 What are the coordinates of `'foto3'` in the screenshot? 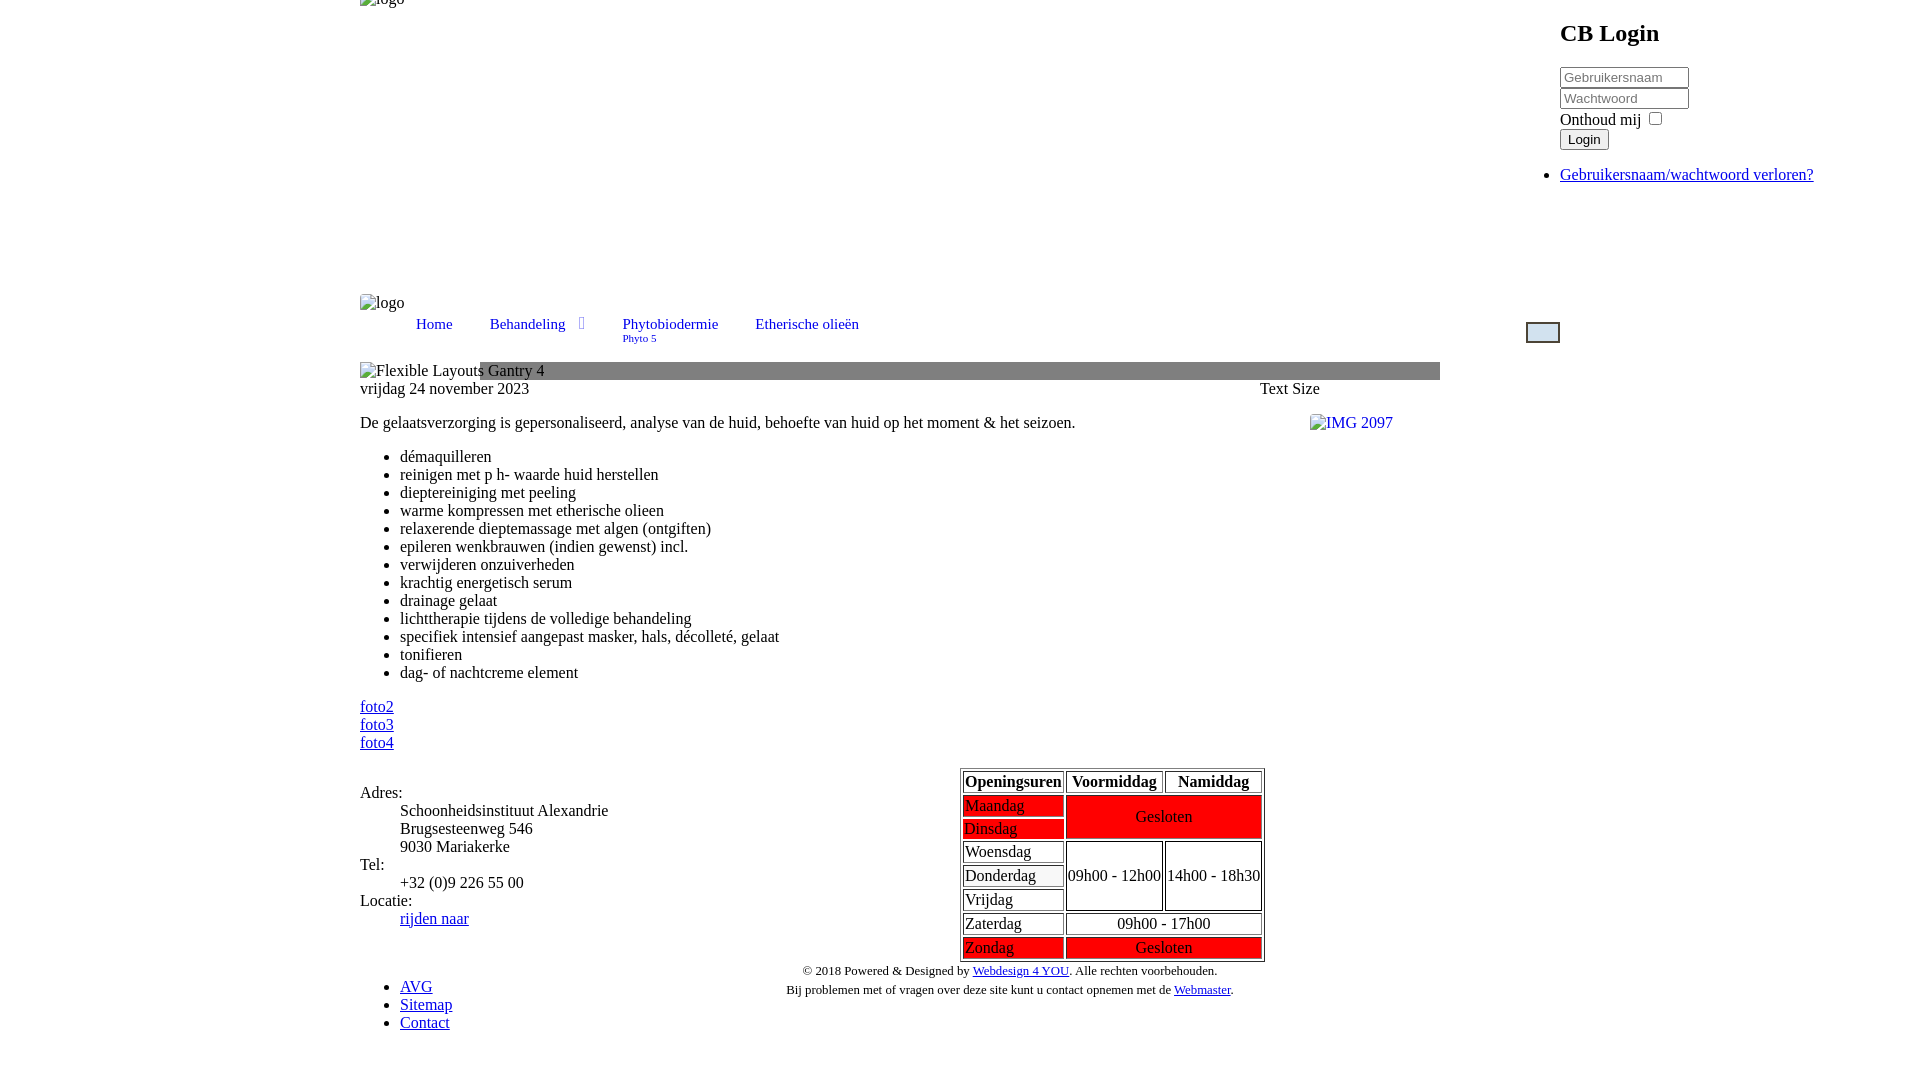 It's located at (360, 724).